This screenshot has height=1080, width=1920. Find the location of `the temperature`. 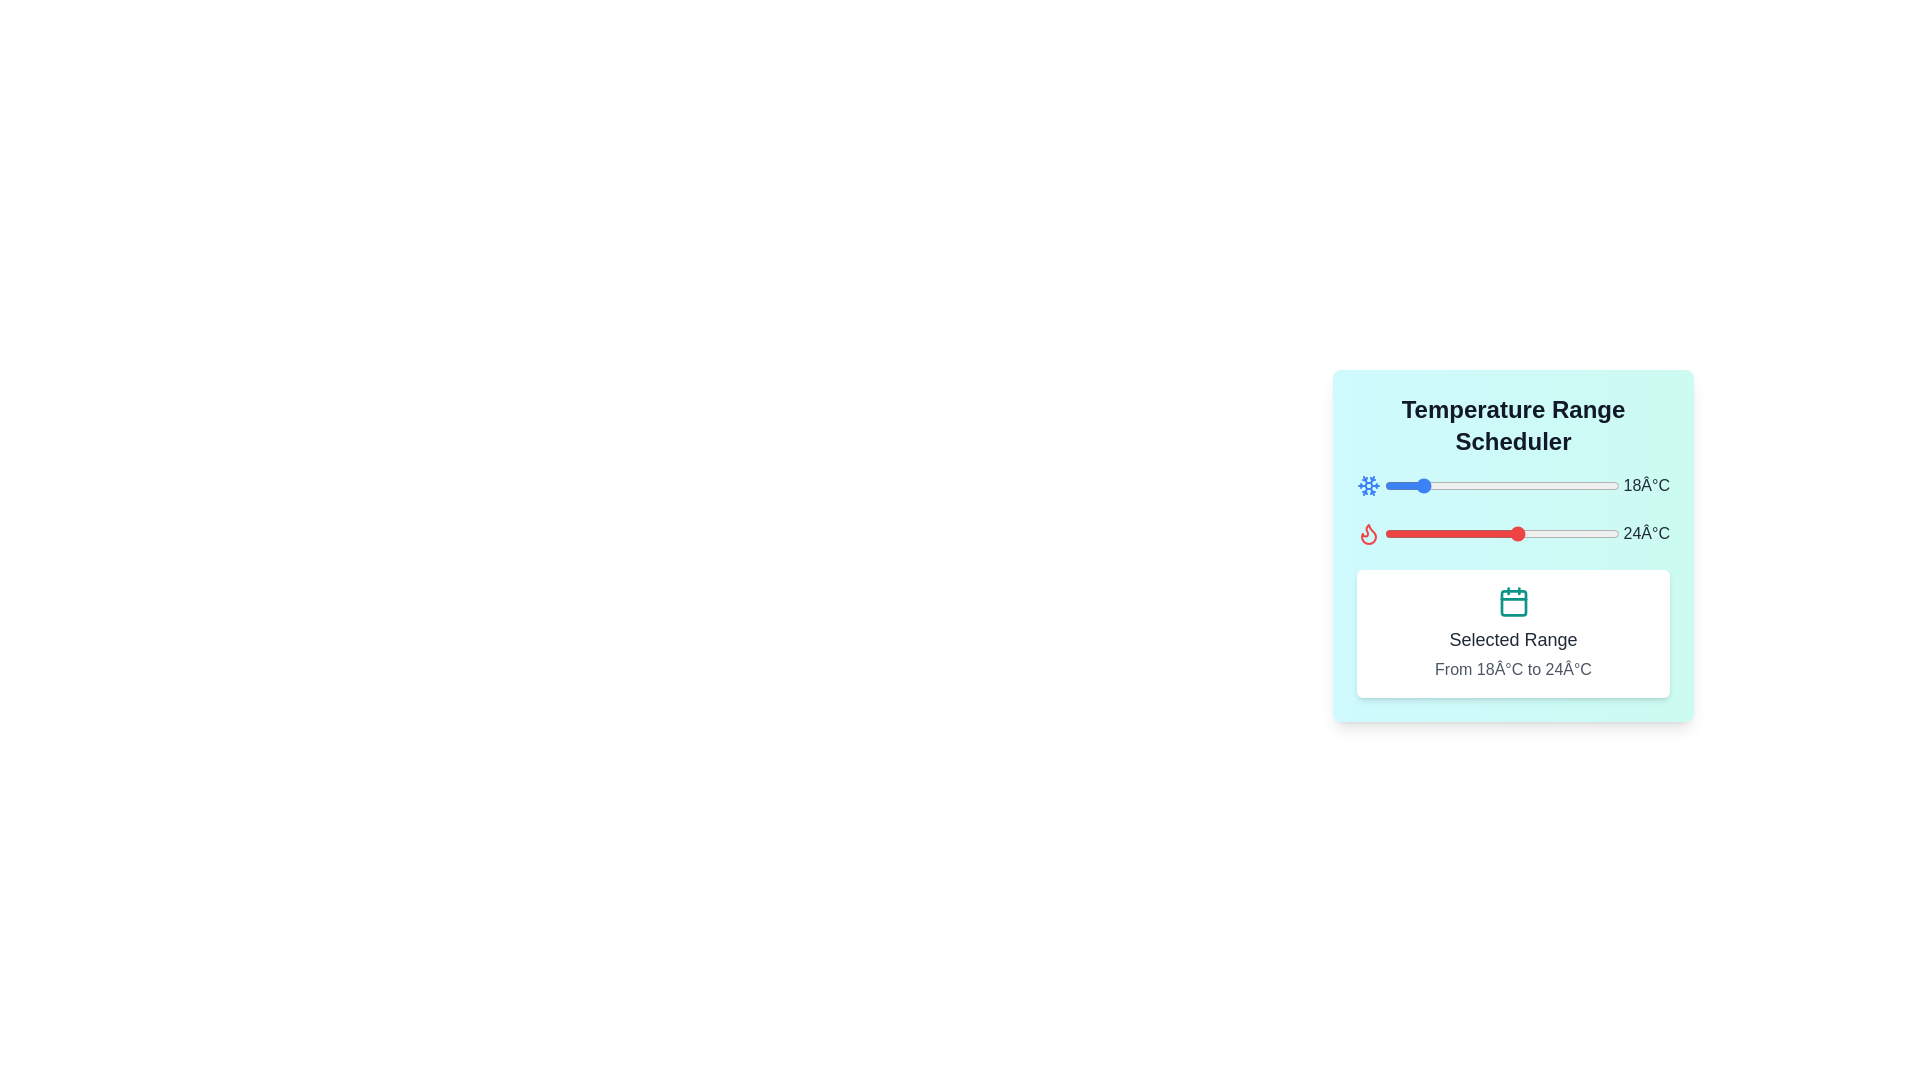

the temperature is located at coordinates (1551, 532).